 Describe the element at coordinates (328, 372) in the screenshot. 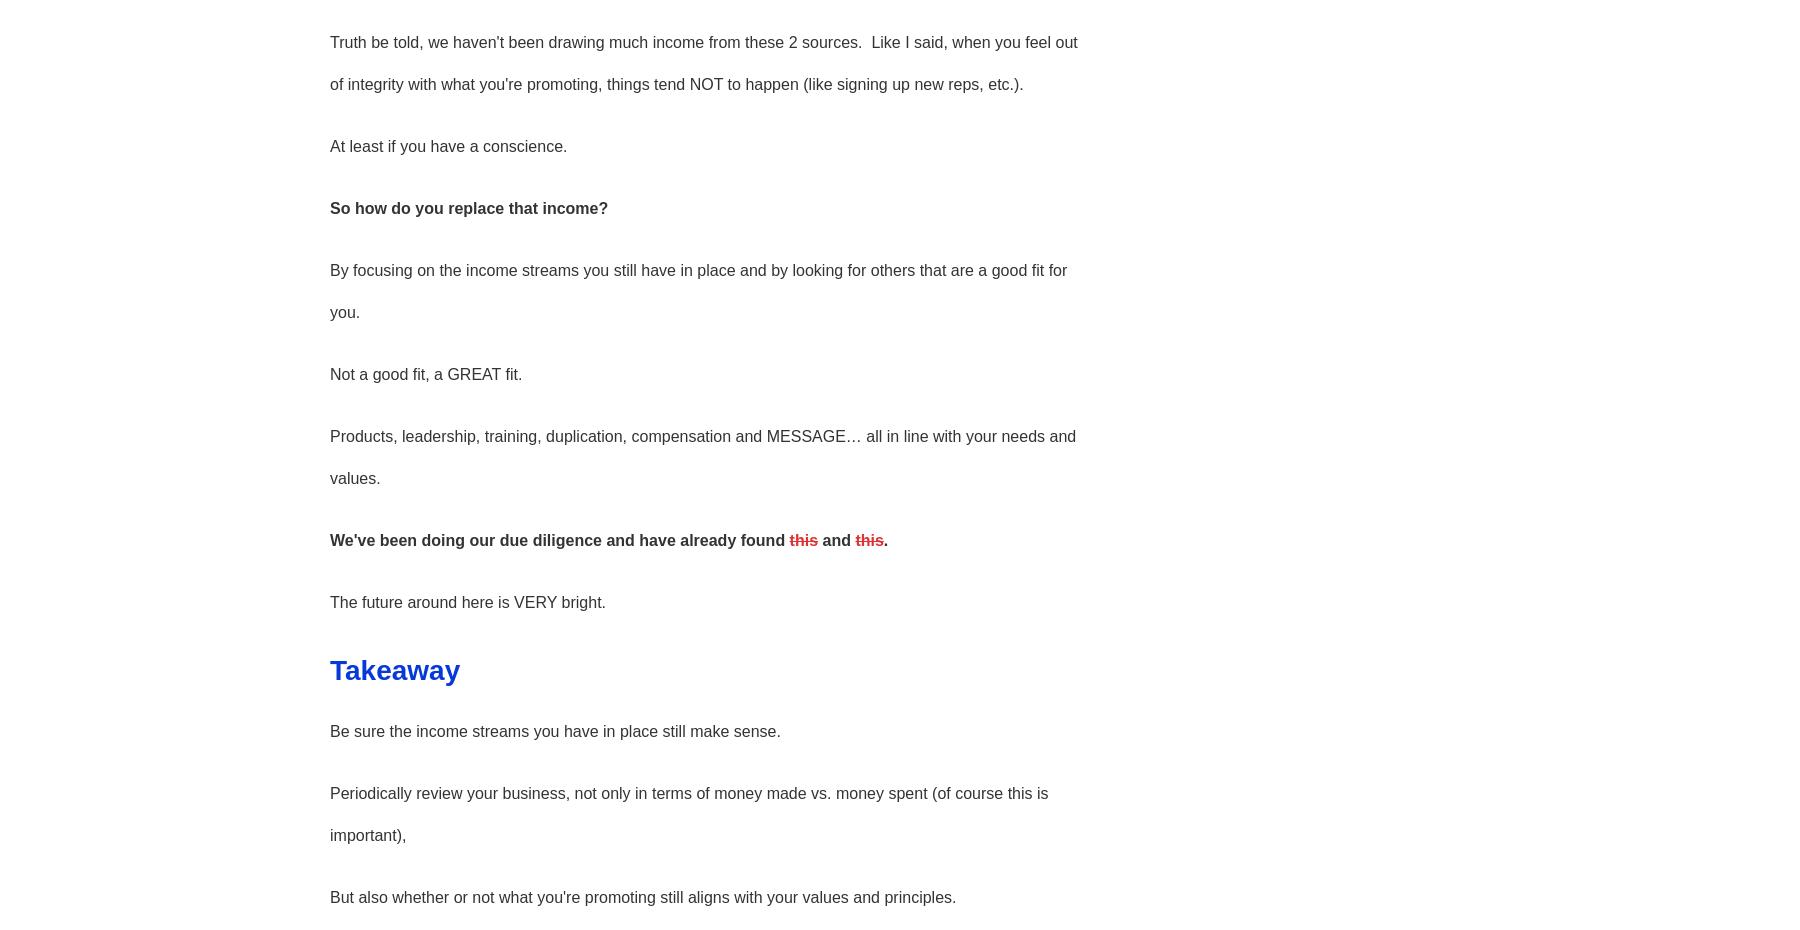

I see `'Not a good fit, a GREAT fit.'` at that location.